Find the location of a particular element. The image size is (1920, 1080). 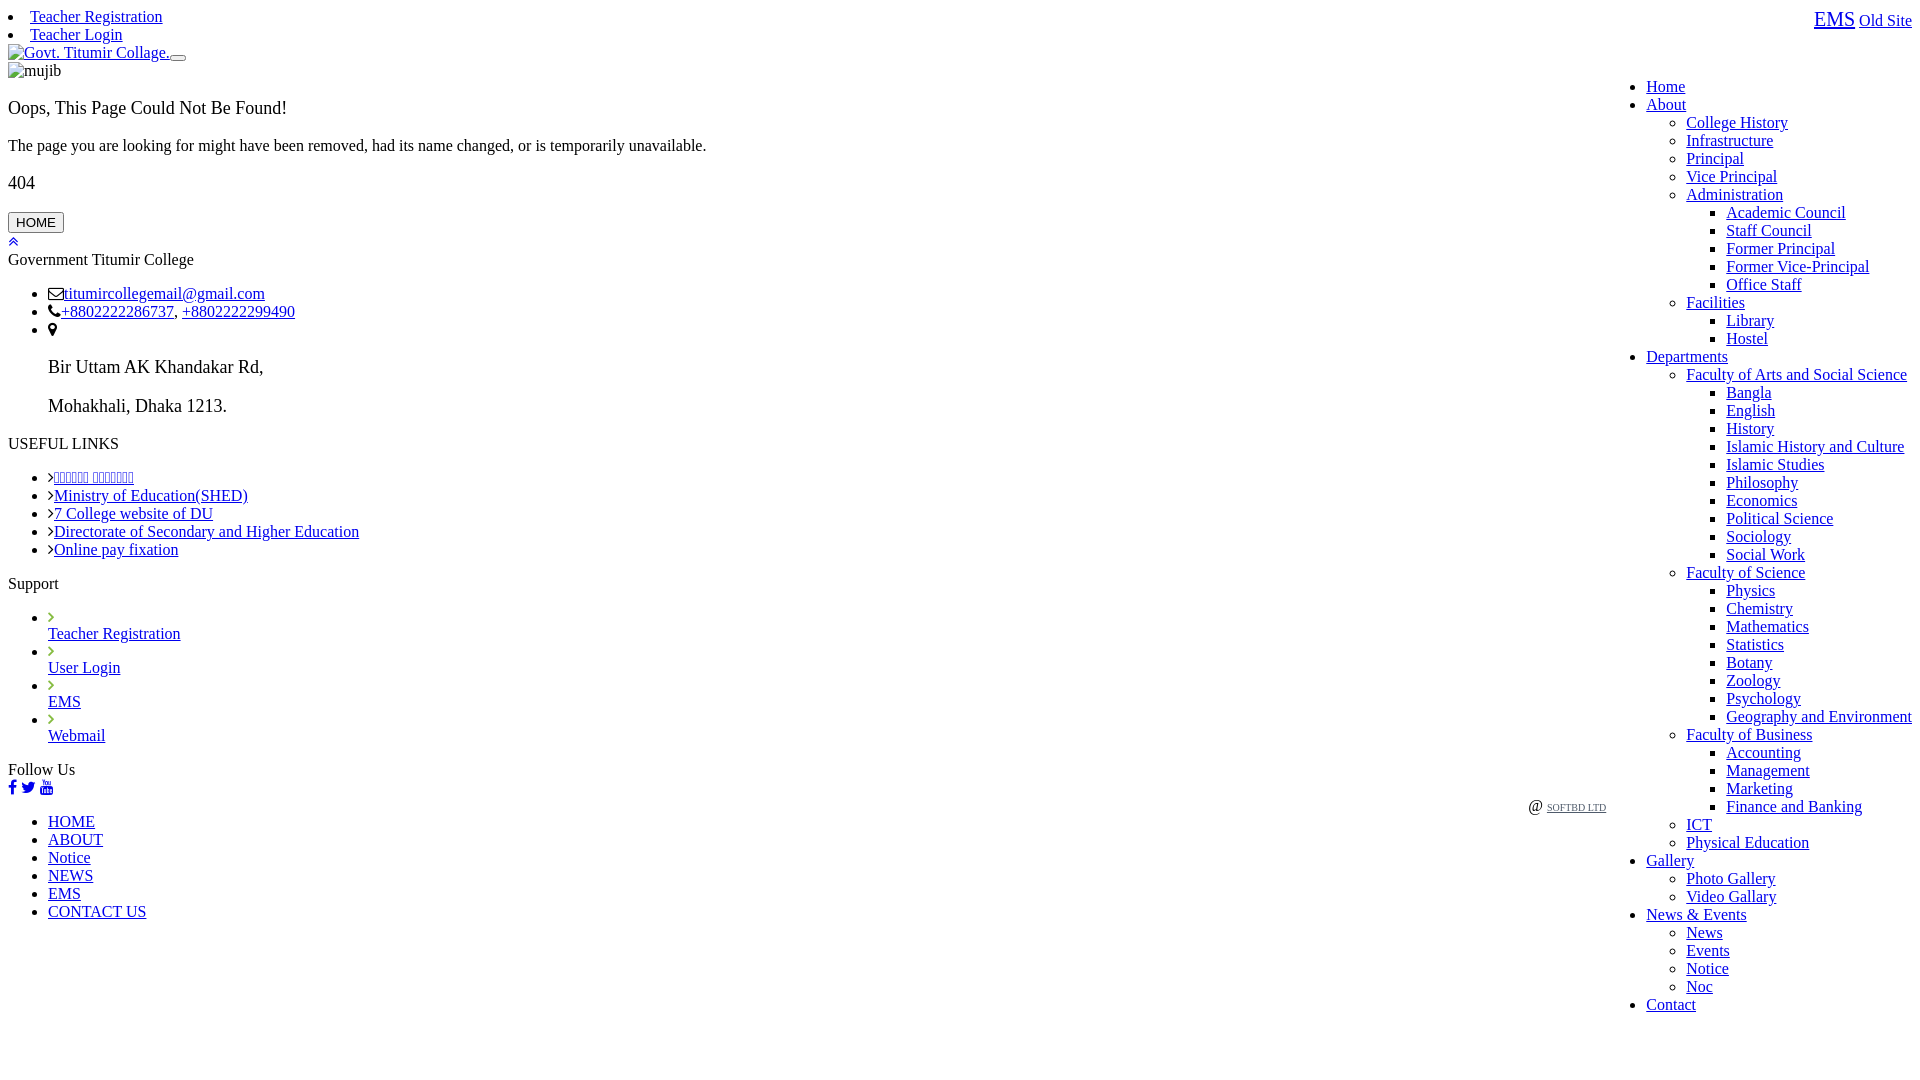

'Webmail' is located at coordinates (76, 735).